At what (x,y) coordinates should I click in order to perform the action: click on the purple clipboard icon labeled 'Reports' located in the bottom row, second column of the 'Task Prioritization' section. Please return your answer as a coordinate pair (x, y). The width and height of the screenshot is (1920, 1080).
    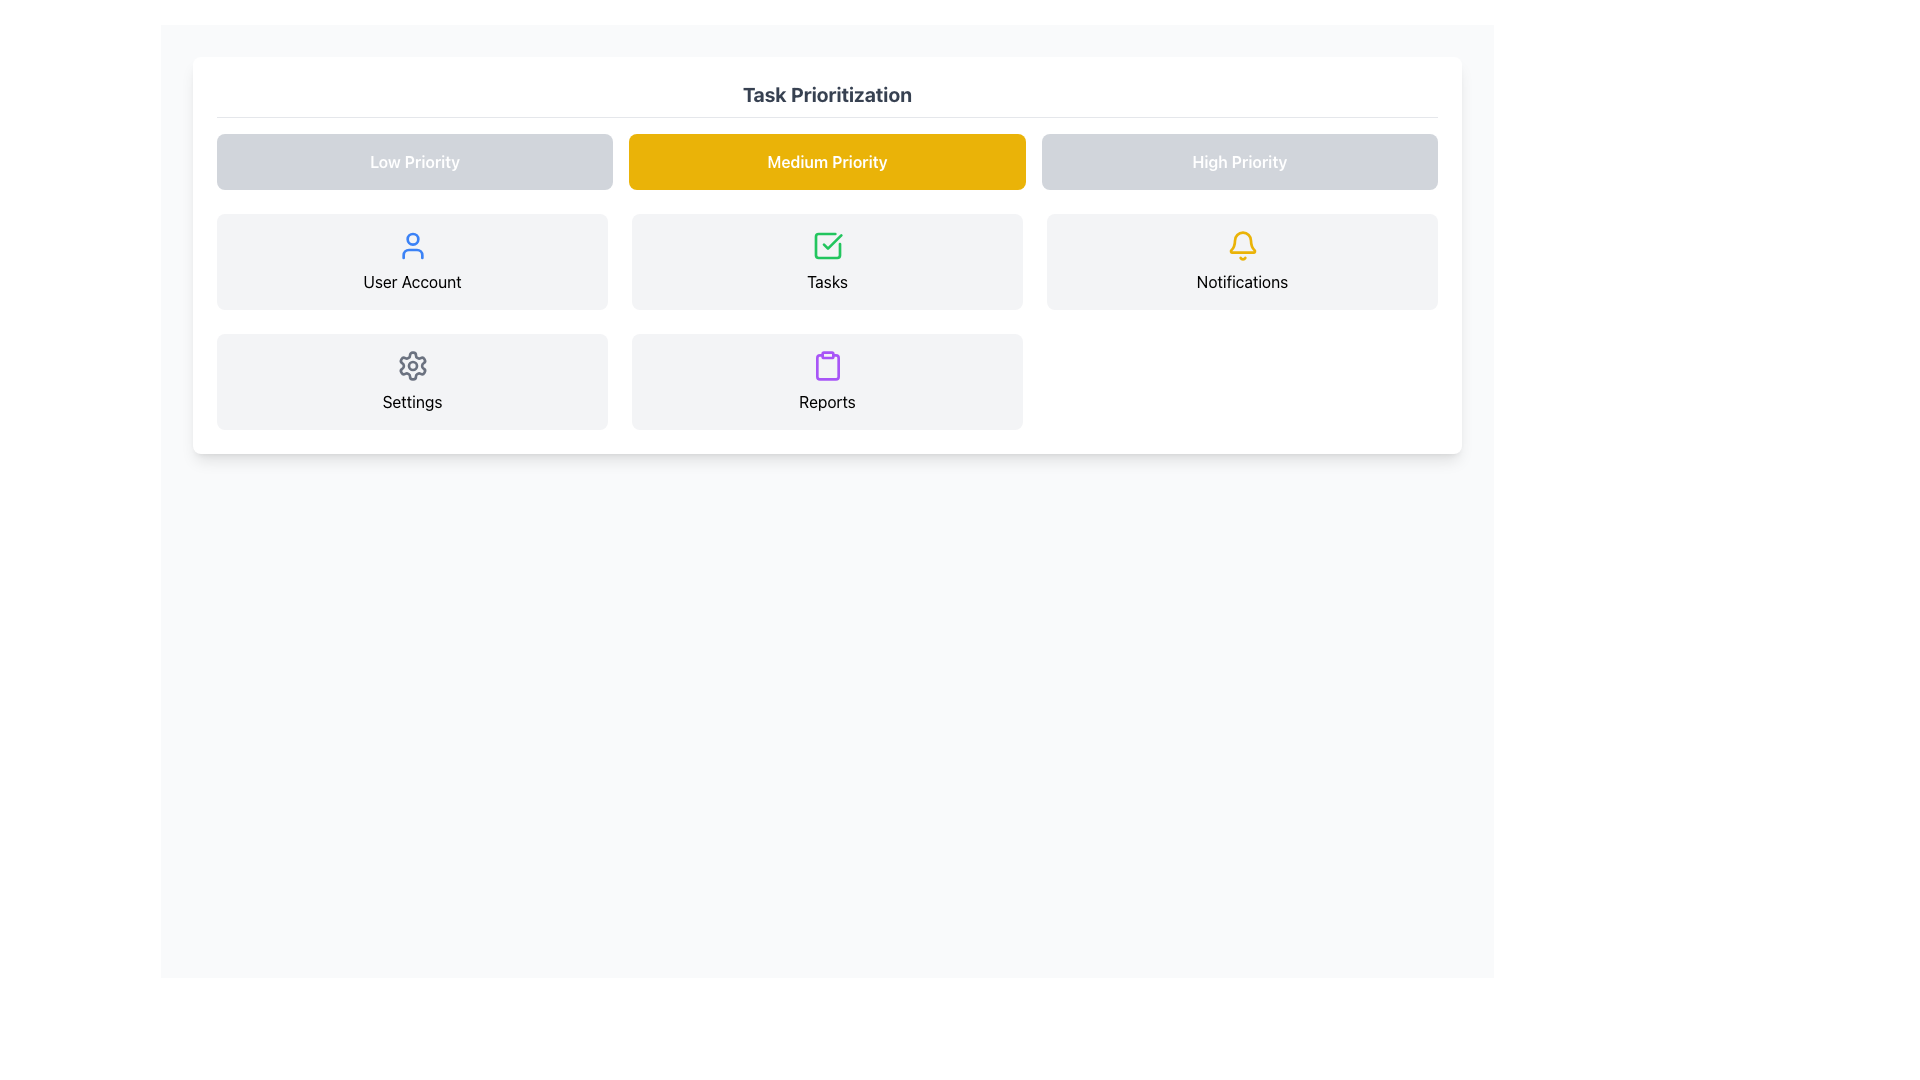
    Looking at the image, I should click on (827, 367).